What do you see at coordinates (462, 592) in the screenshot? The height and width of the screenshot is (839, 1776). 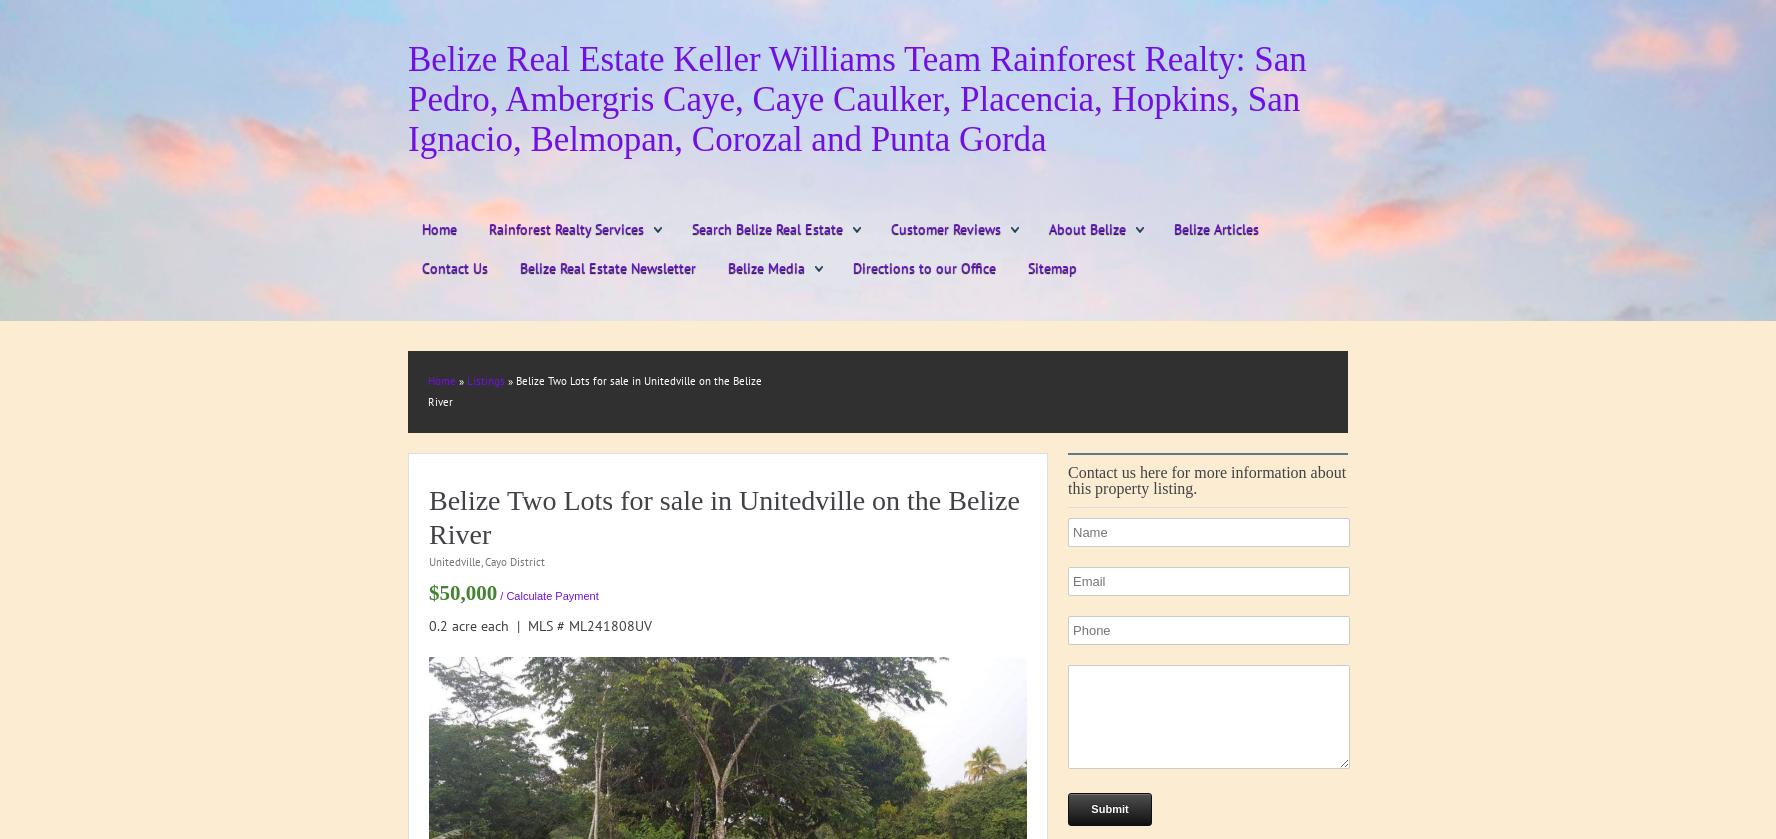 I see `'$50,000'` at bounding box center [462, 592].